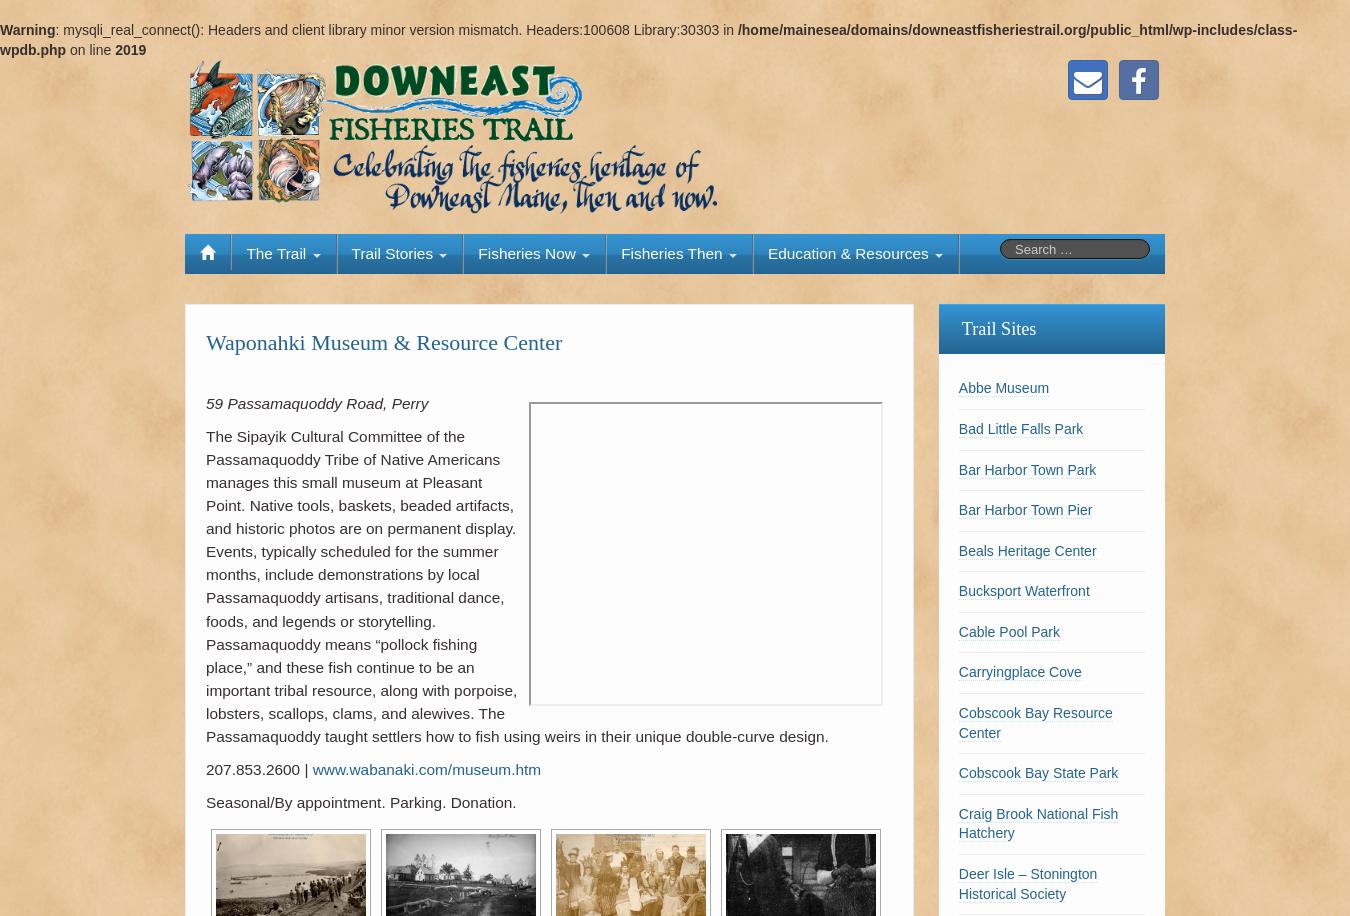 Image resolution: width=1350 pixels, height=916 pixels. What do you see at coordinates (1027, 882) in the screenshot?
I see `'Deer Isle – Stonington Historical Society'` at bounding box center [1027, 882].